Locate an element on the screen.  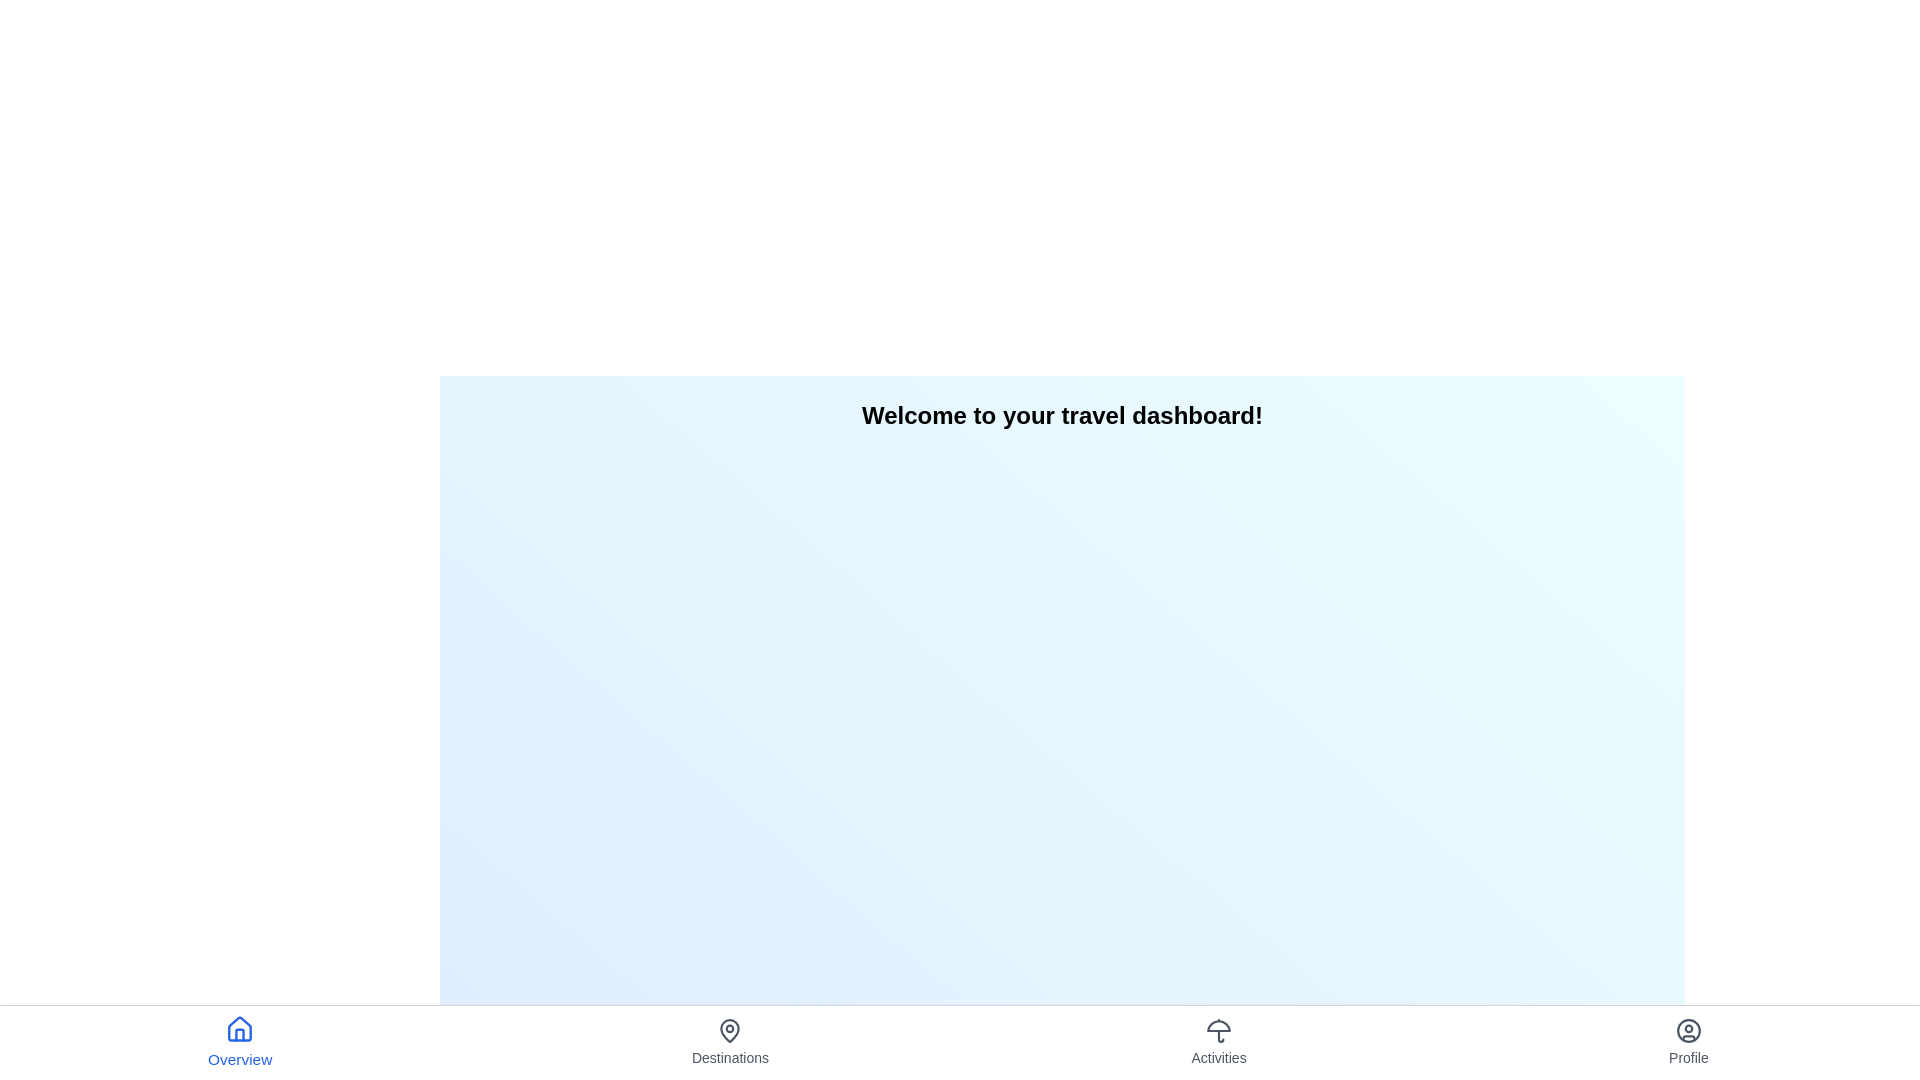
the profile button located in the bottom navigation bar, which is the last item on the right, to change its color is located at coordinates (1687, 1041).